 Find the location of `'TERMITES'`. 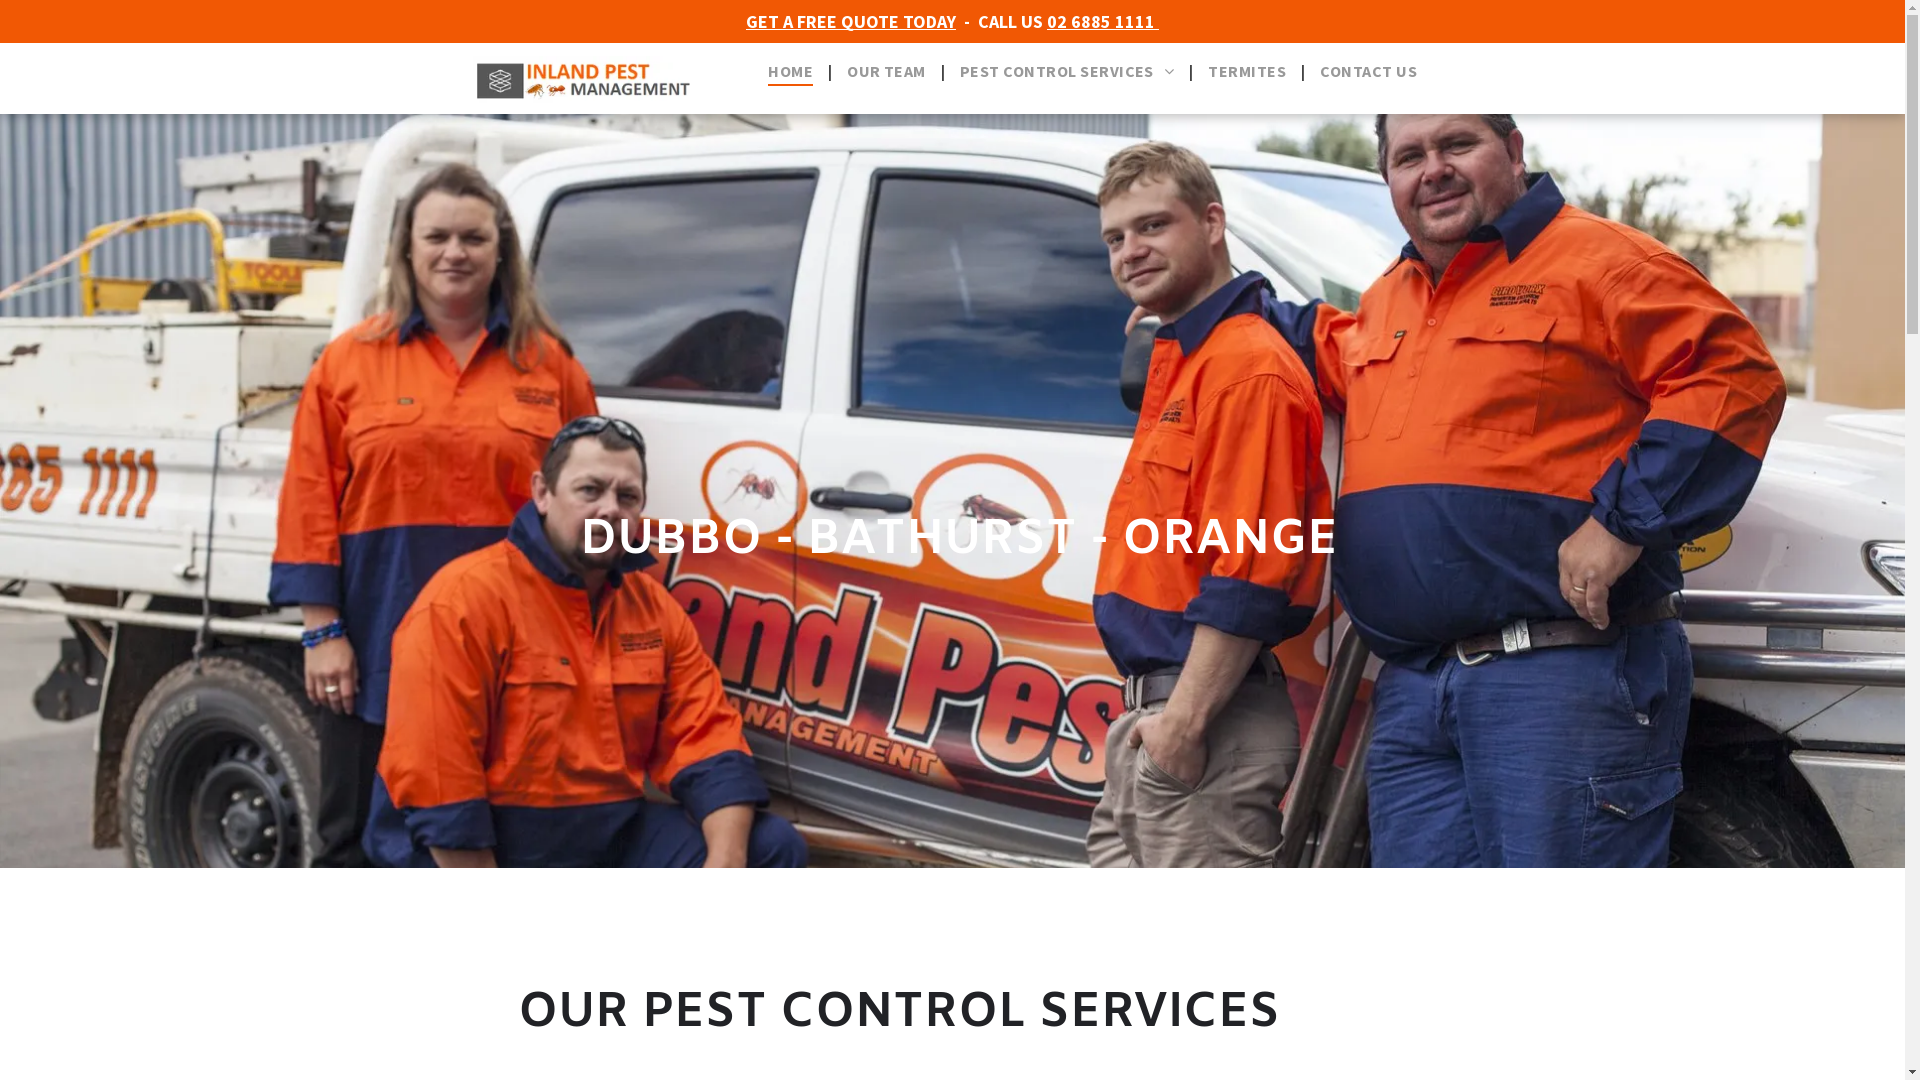

'TERMITES' is located at coordinates (1246, 69).